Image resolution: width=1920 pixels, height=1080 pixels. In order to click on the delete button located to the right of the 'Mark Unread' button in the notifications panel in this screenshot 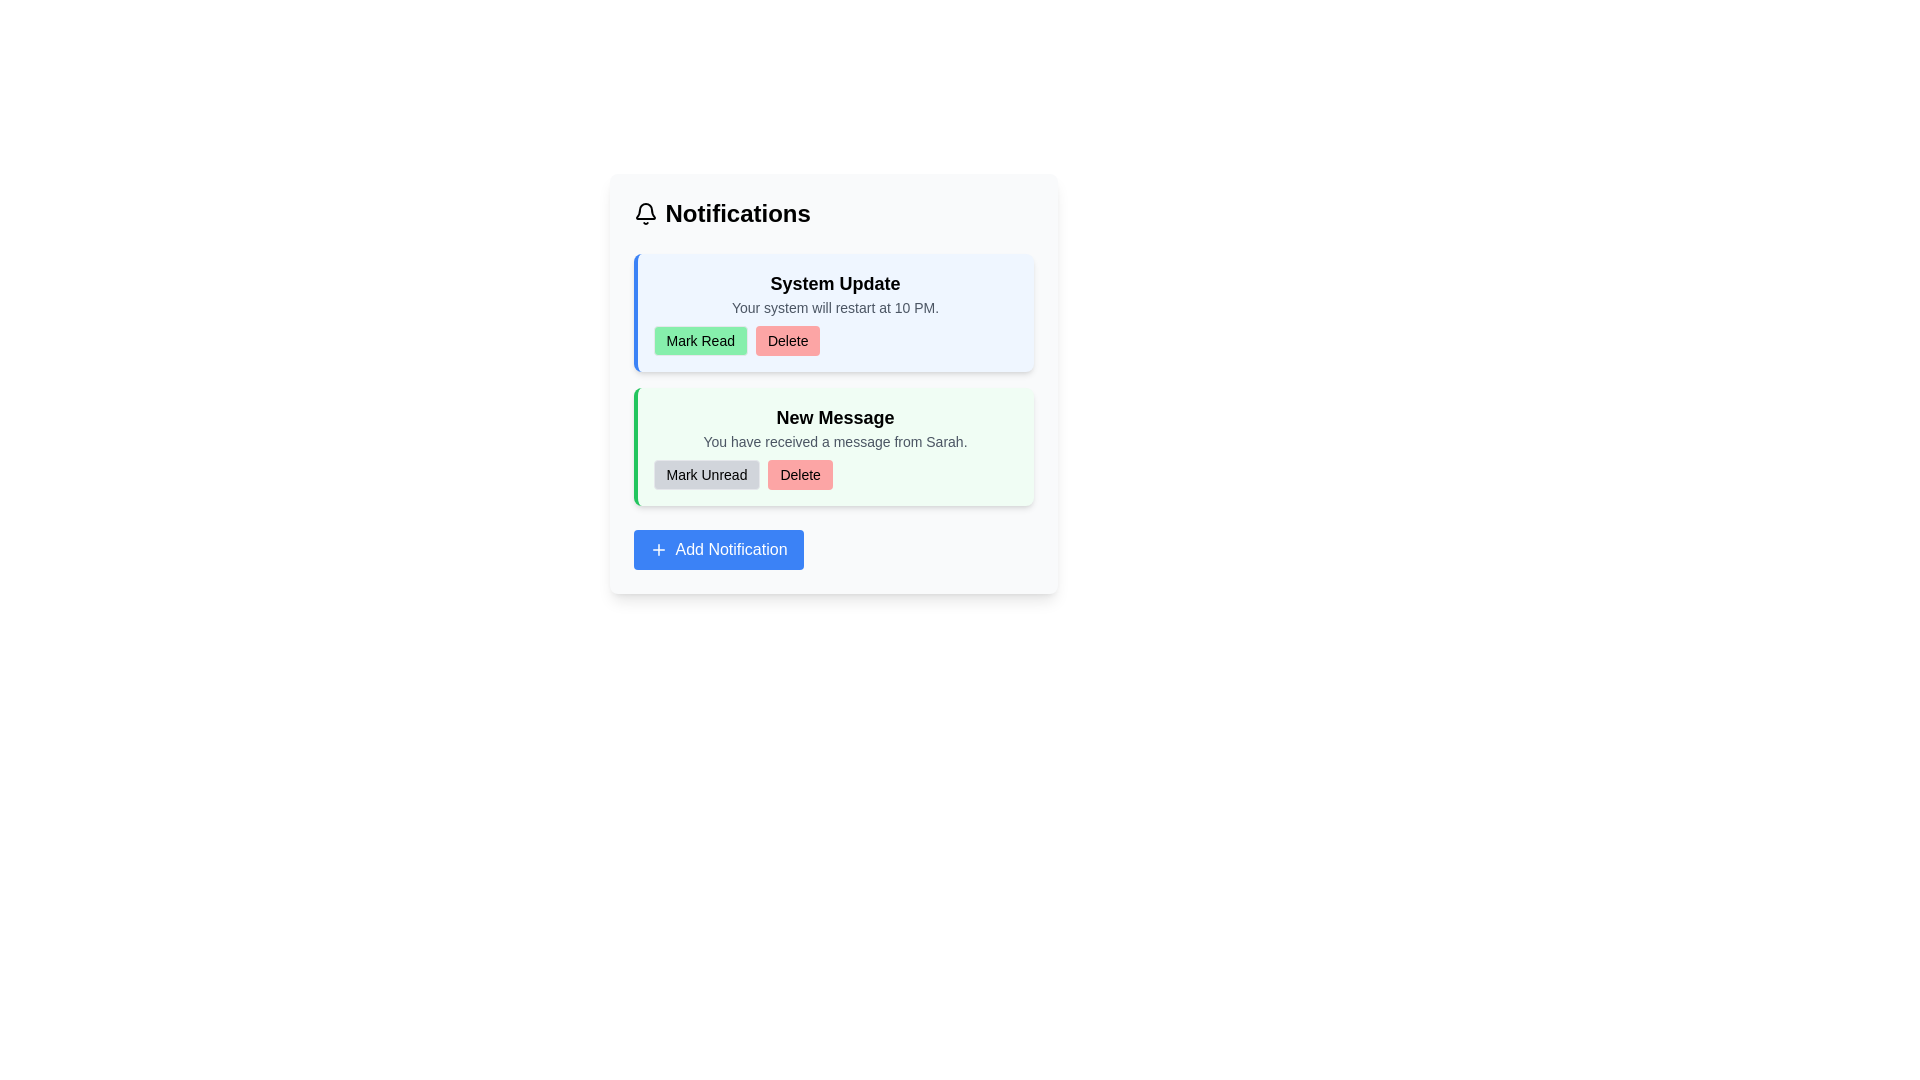, I will do `click(800, 474)`.